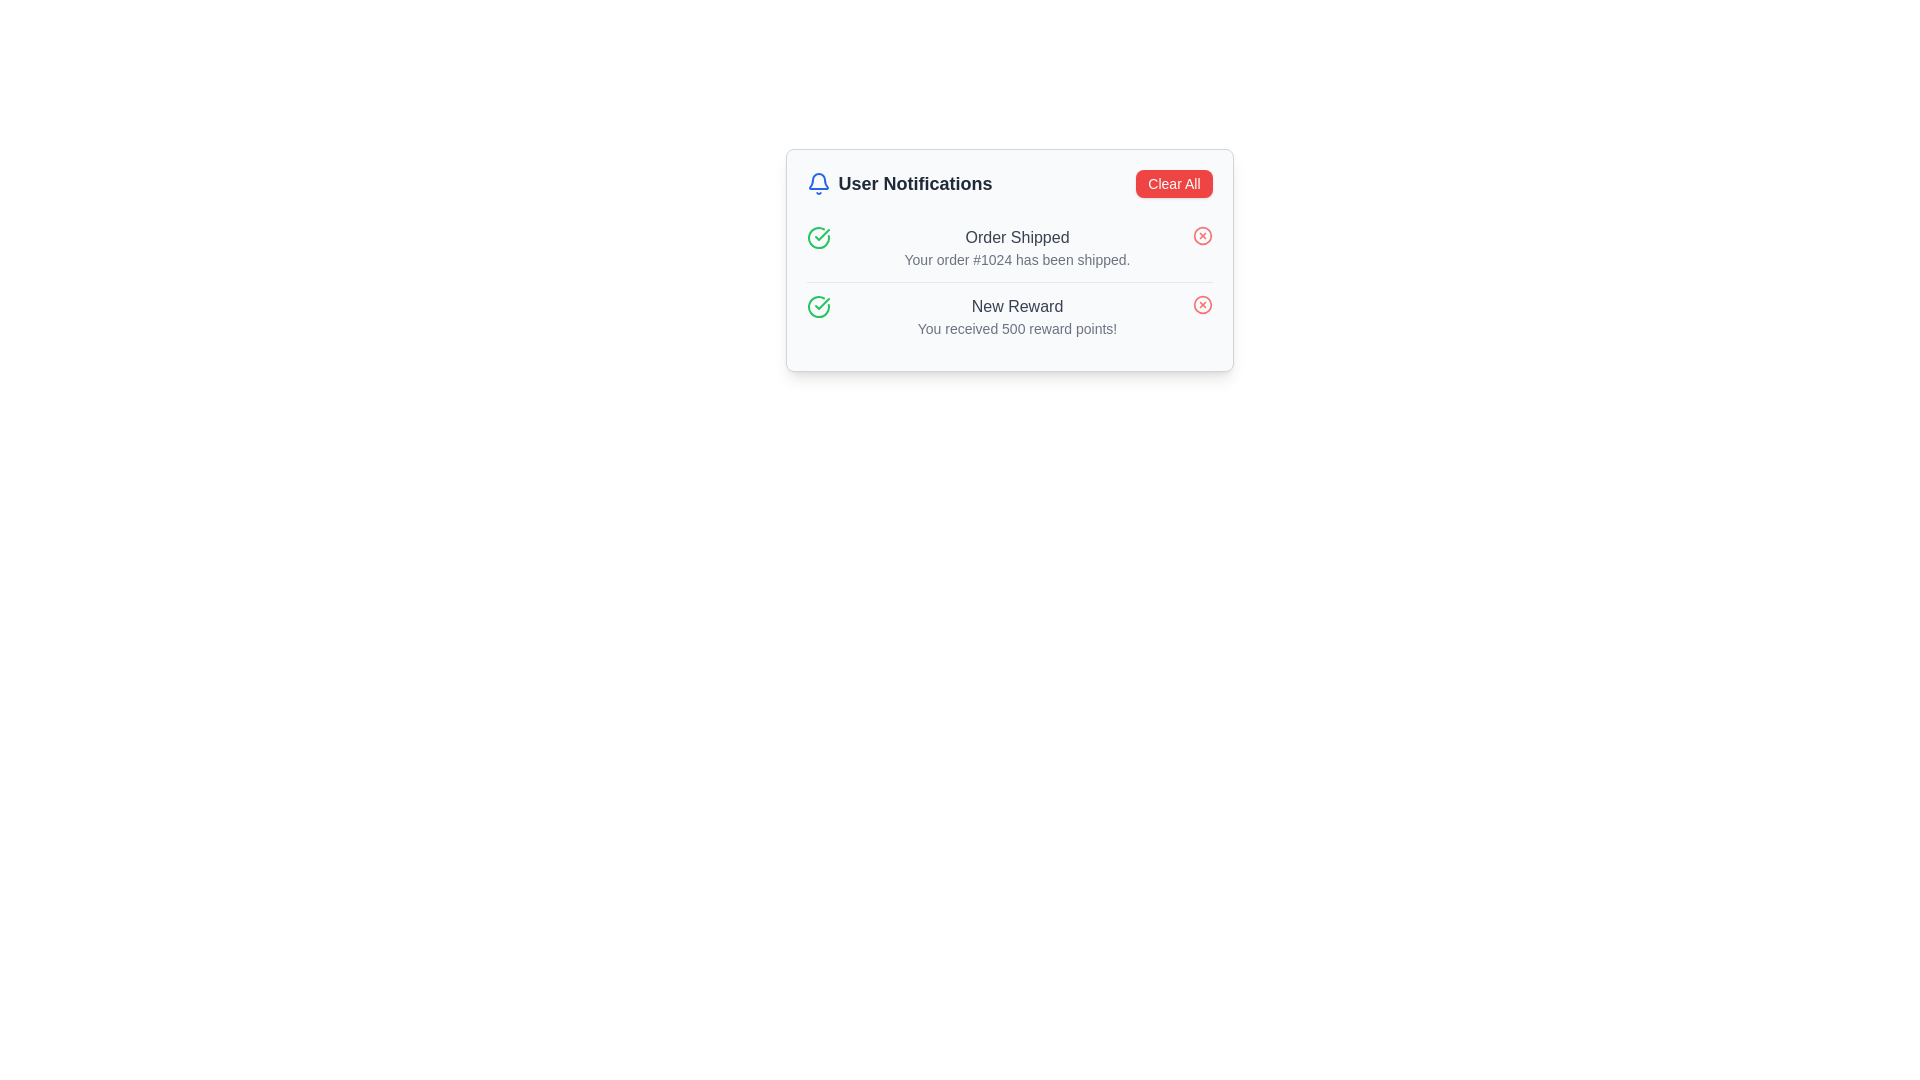 The height and width of the screenshot is (1080, 1920). Describe the element at coordinates (1017, 237) in the screenshot. I see `the static text label displaying the title of the first notification, located within the 'User Notifications' card, positioned above the supporting text 'Your order #1024 has been shipped.'` at that location.